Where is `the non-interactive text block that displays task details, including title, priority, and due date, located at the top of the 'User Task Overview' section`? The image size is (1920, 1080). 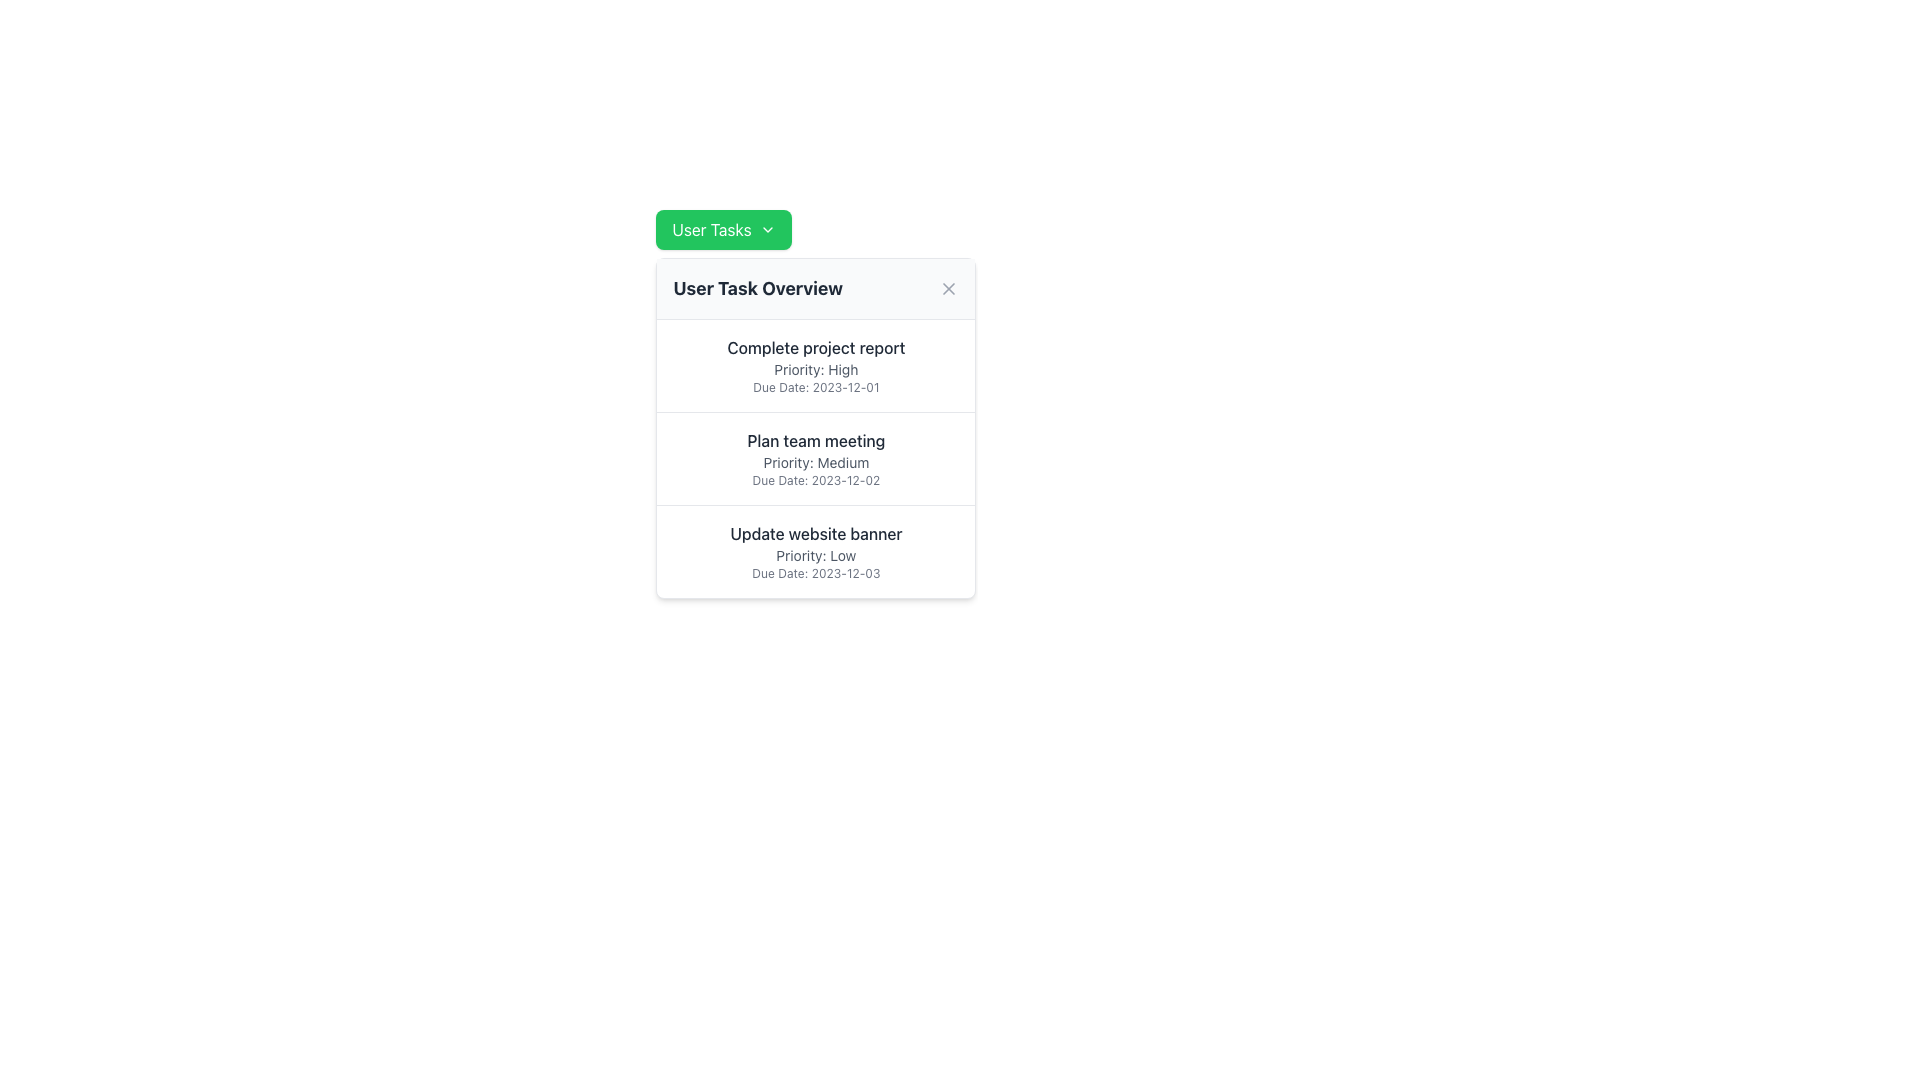
the non-interactive text block that displays task details, including title, priority, and due date, located at the top of the 'User Task Overview' section is located at coordinates (816, 366).